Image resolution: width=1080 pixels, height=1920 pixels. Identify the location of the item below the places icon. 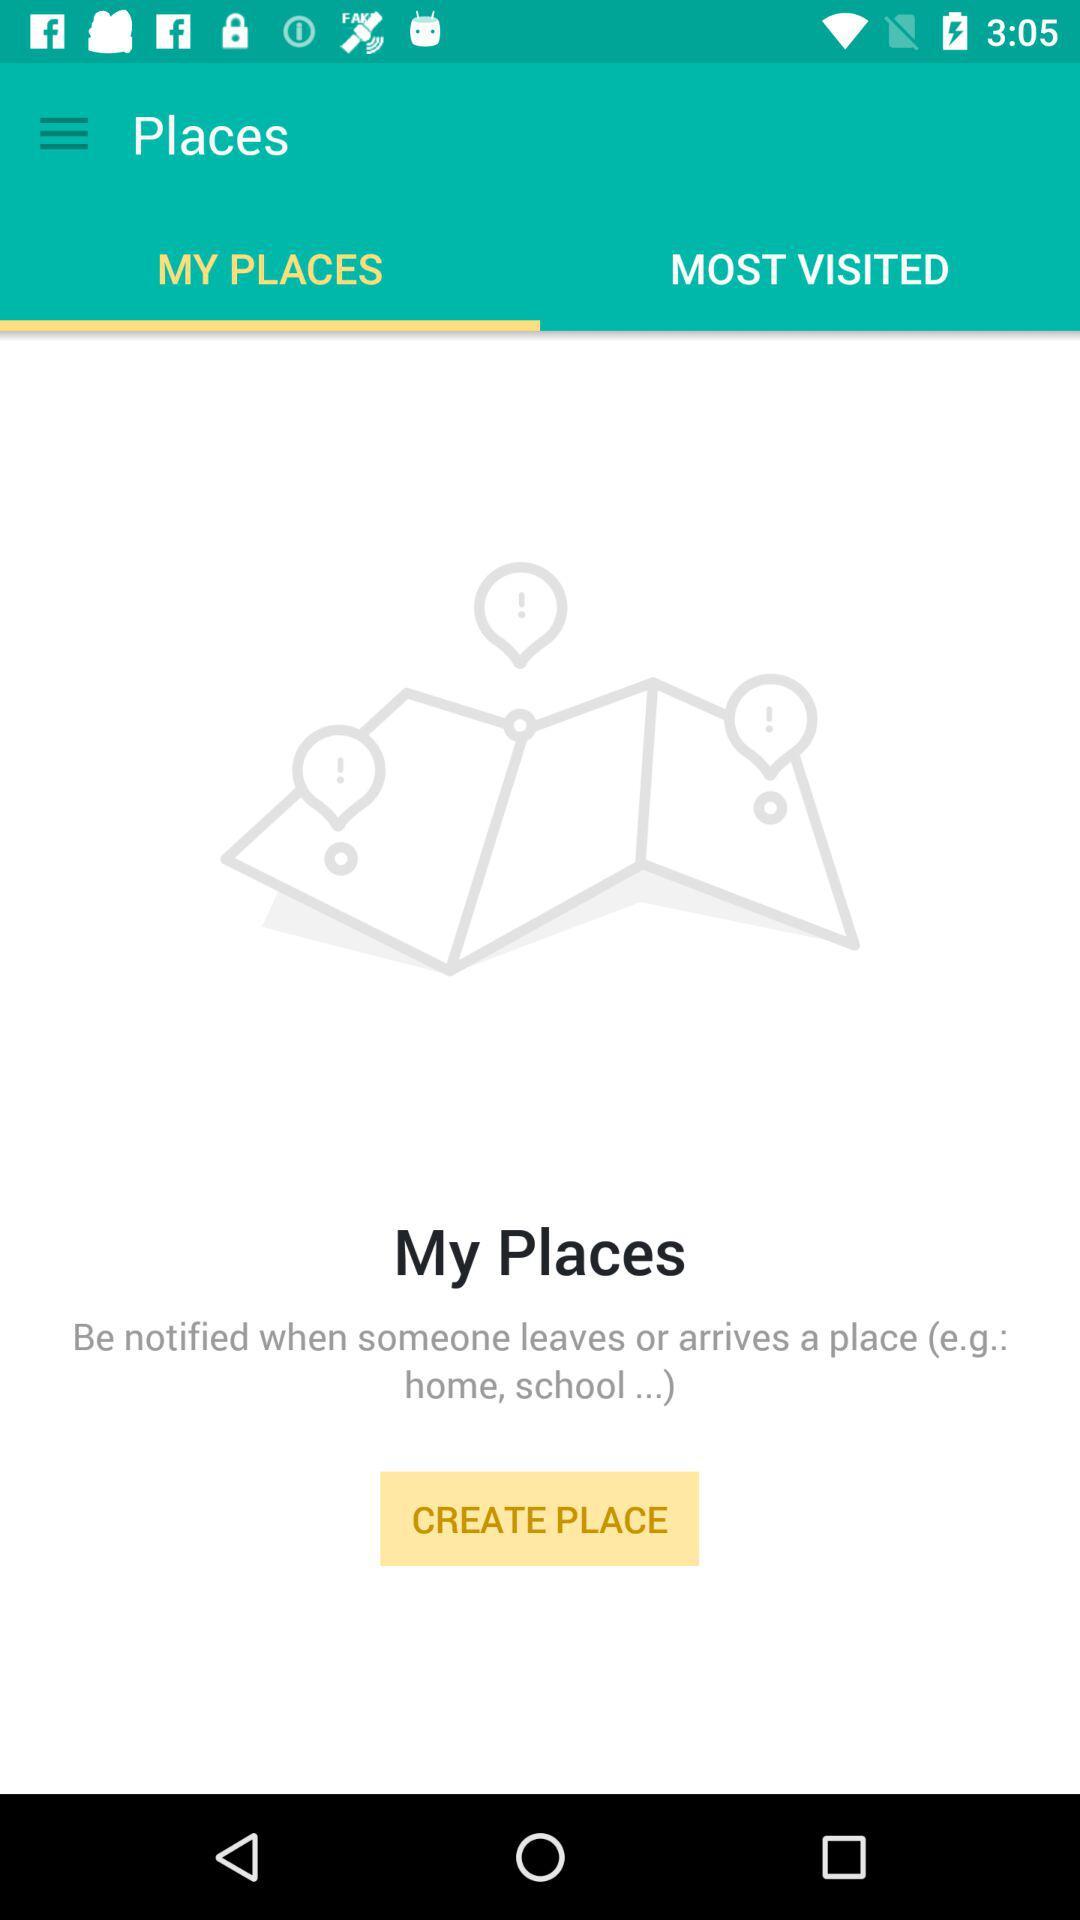
(540, 999).